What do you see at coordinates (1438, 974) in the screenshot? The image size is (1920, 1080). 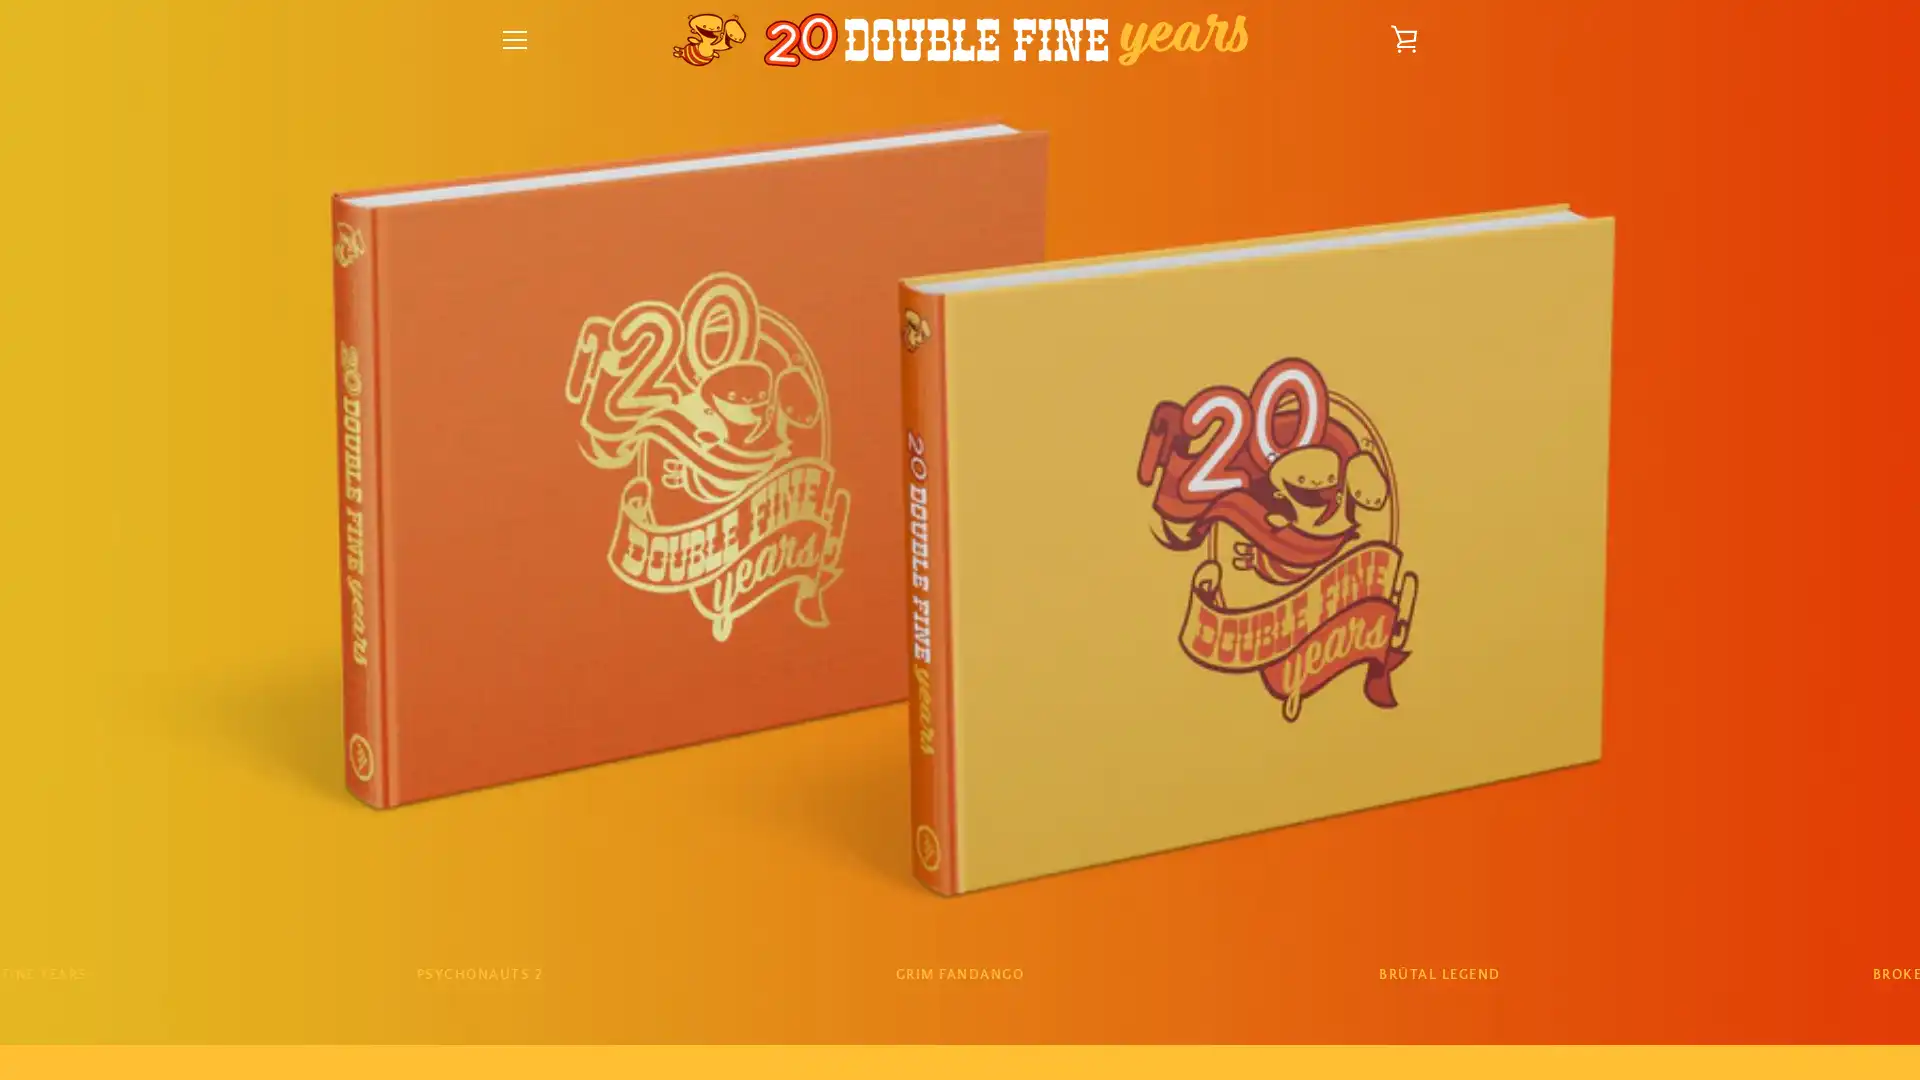 I see `SLIDE 4 BRUTAL LEGEND` at bounding box center [1438, 974].